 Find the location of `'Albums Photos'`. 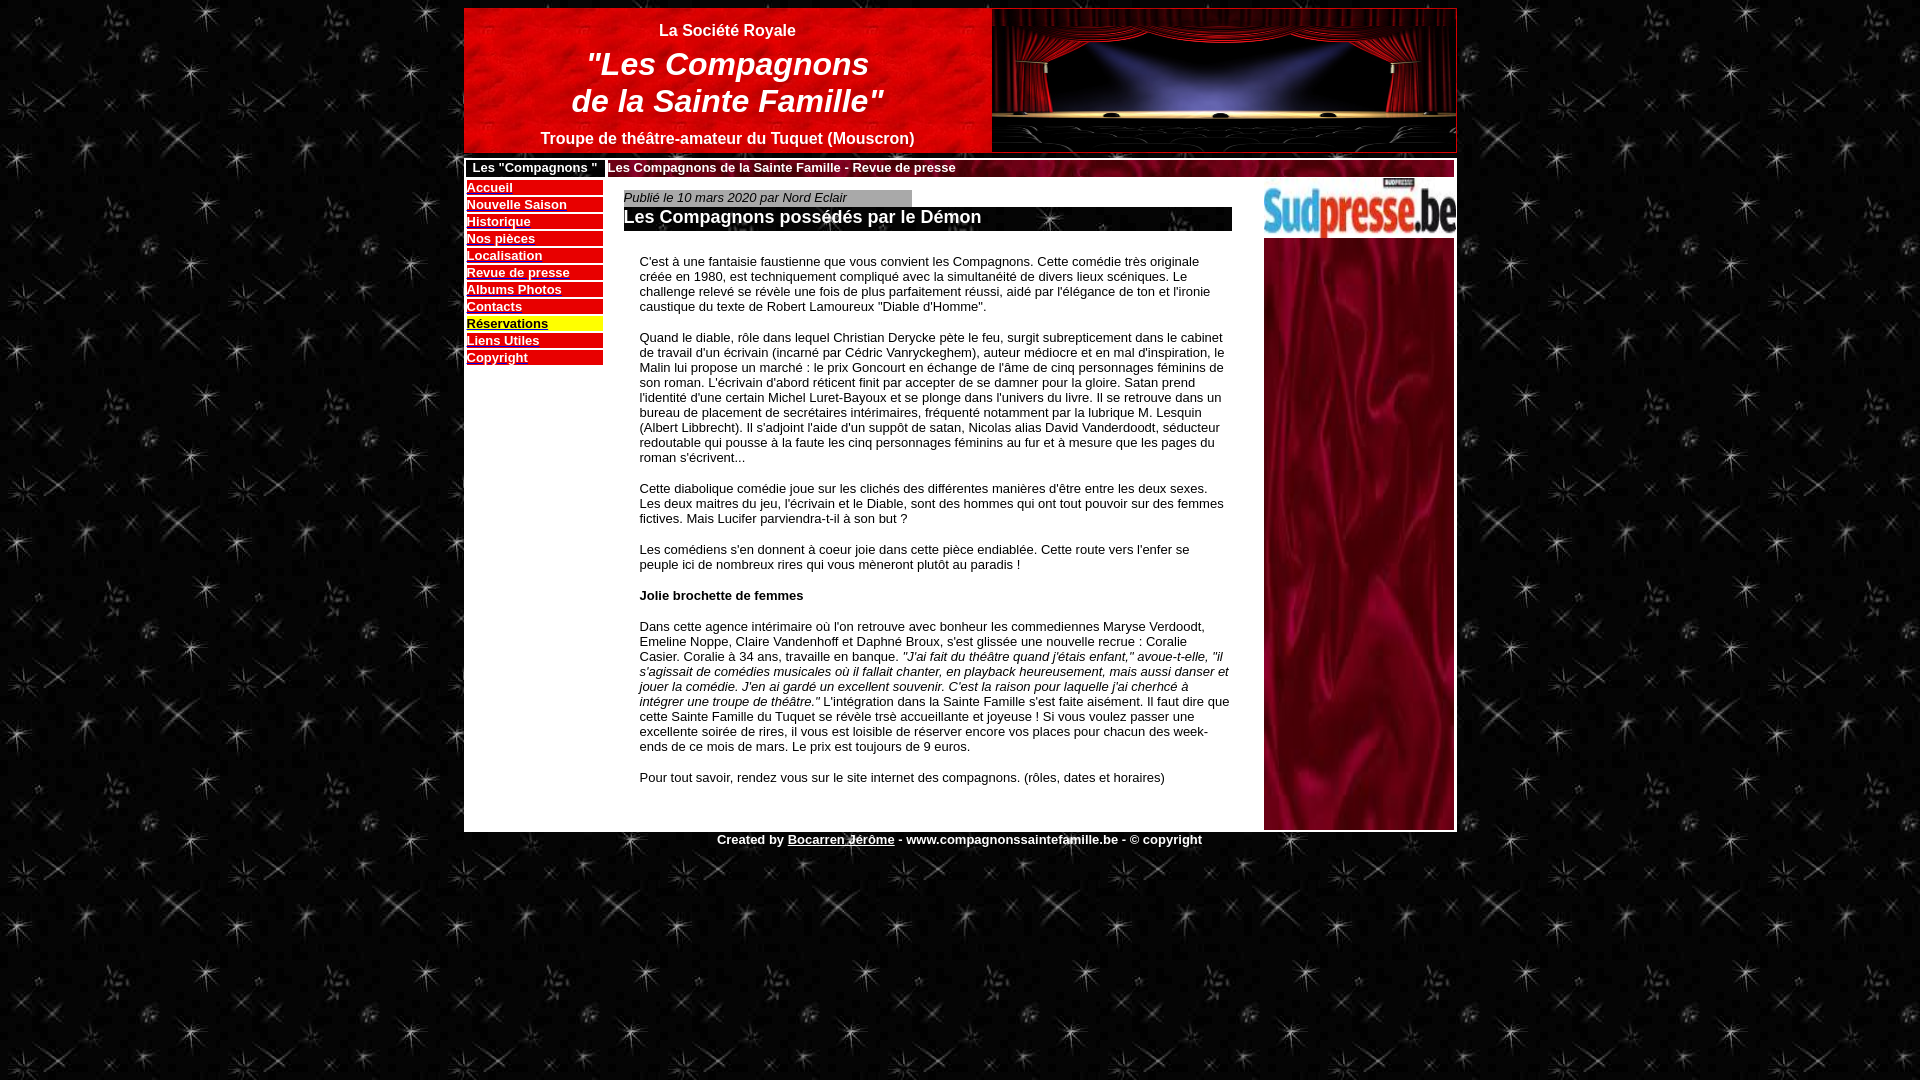

'Albums Photos' is located at coordinates (513, 288).